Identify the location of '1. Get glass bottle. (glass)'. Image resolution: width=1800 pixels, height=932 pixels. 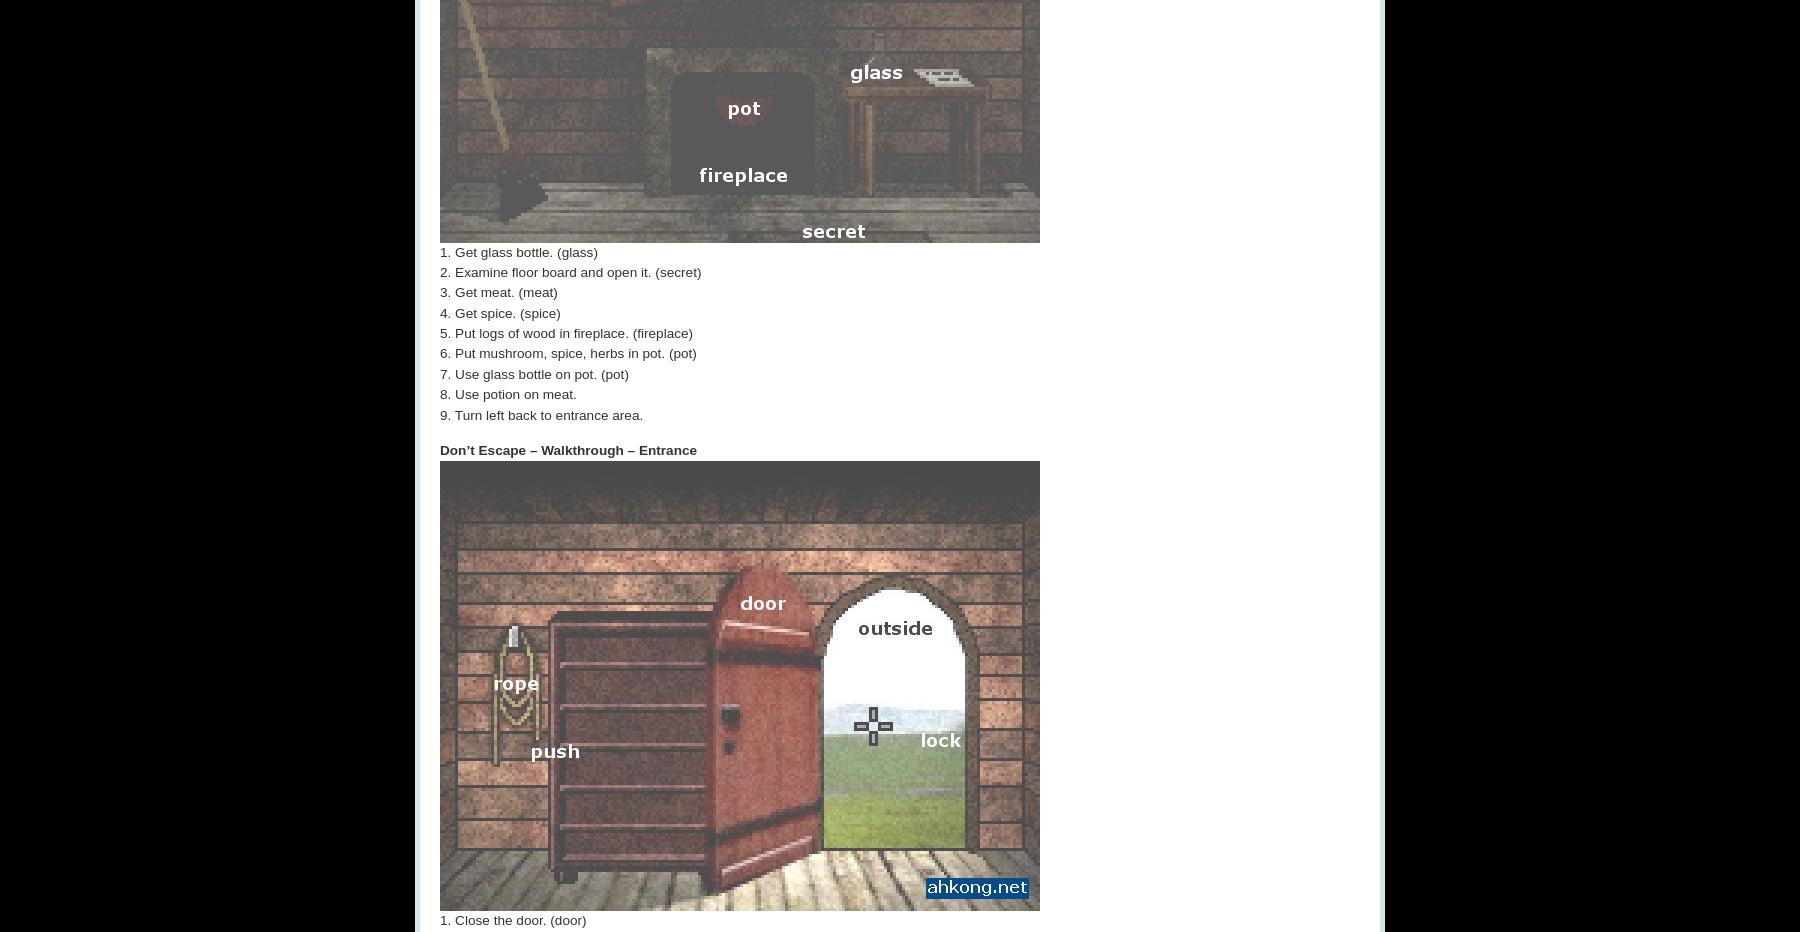
(517, 250).